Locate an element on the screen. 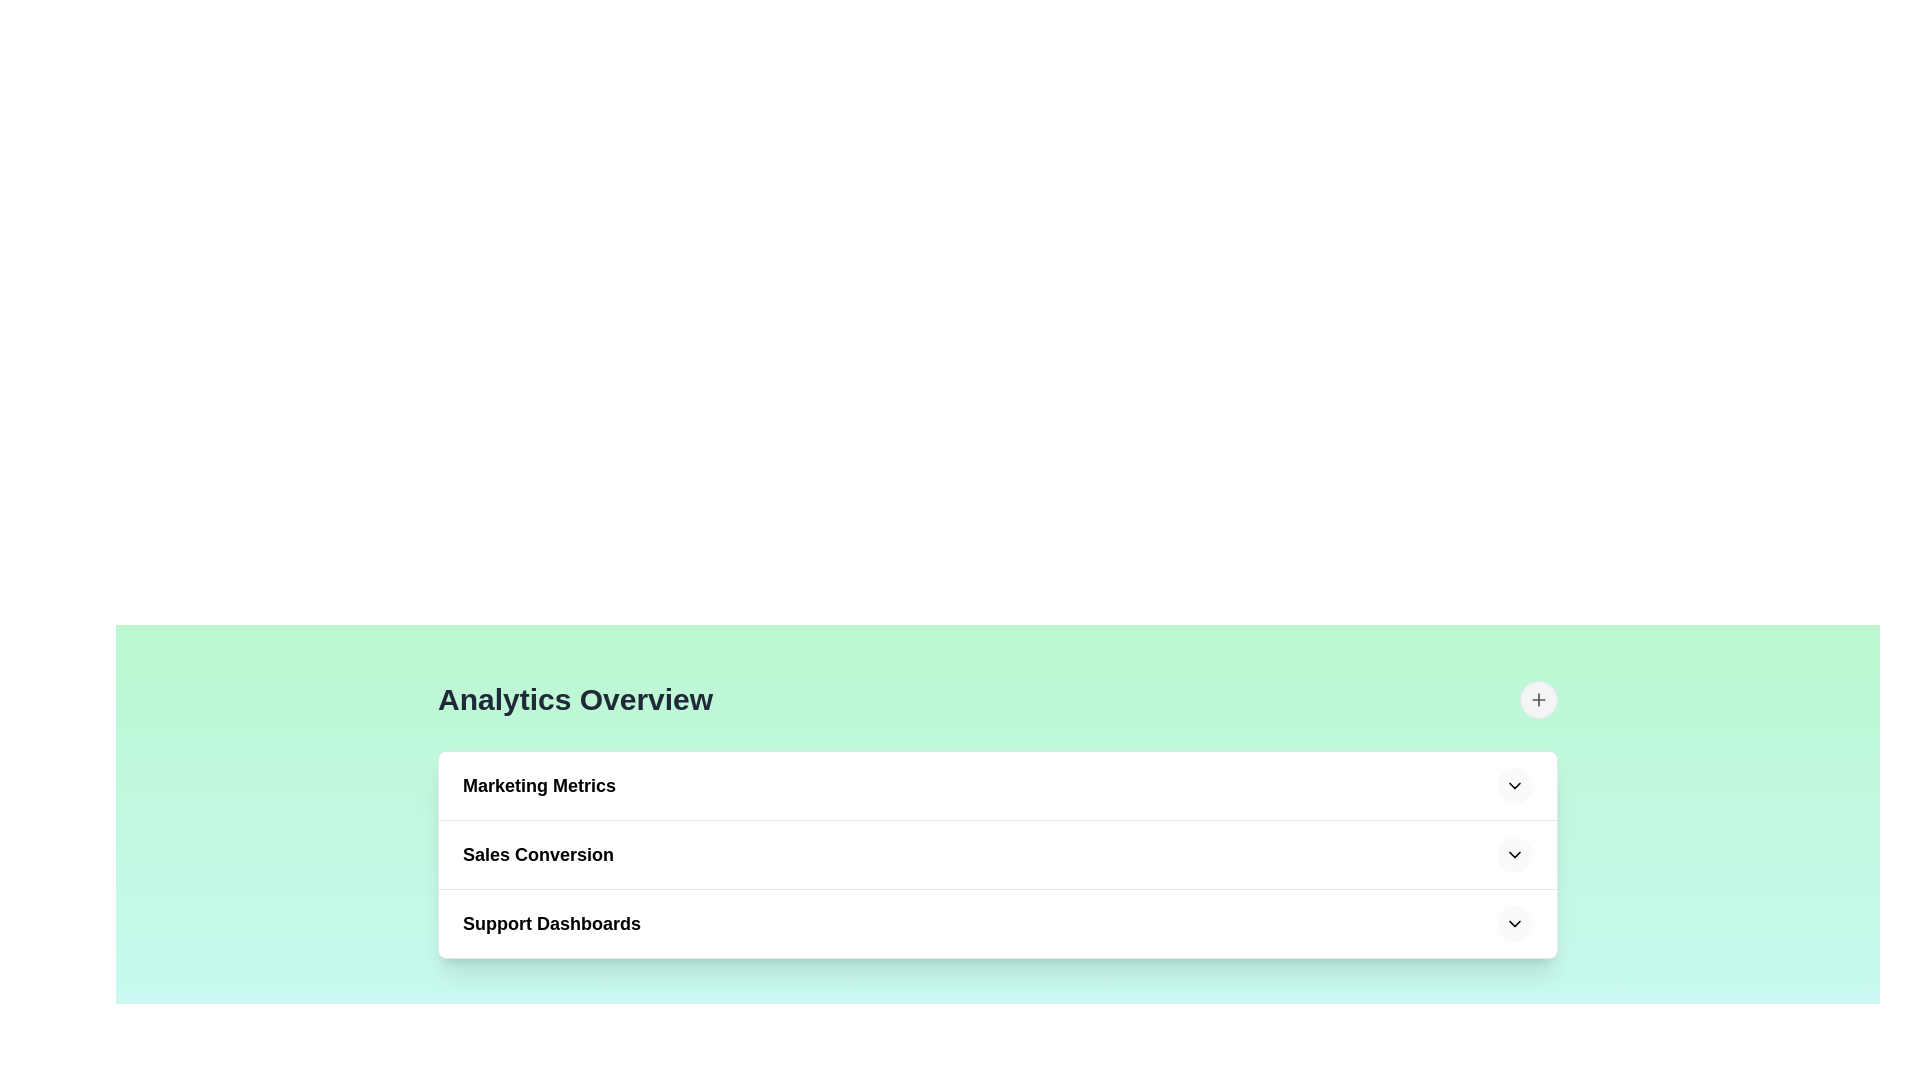  the bold, large text label reading 'Marketing Metrics', which is the first item in the vertical list under the 'Analytics Overview' header is located at coordinates (539, 785).